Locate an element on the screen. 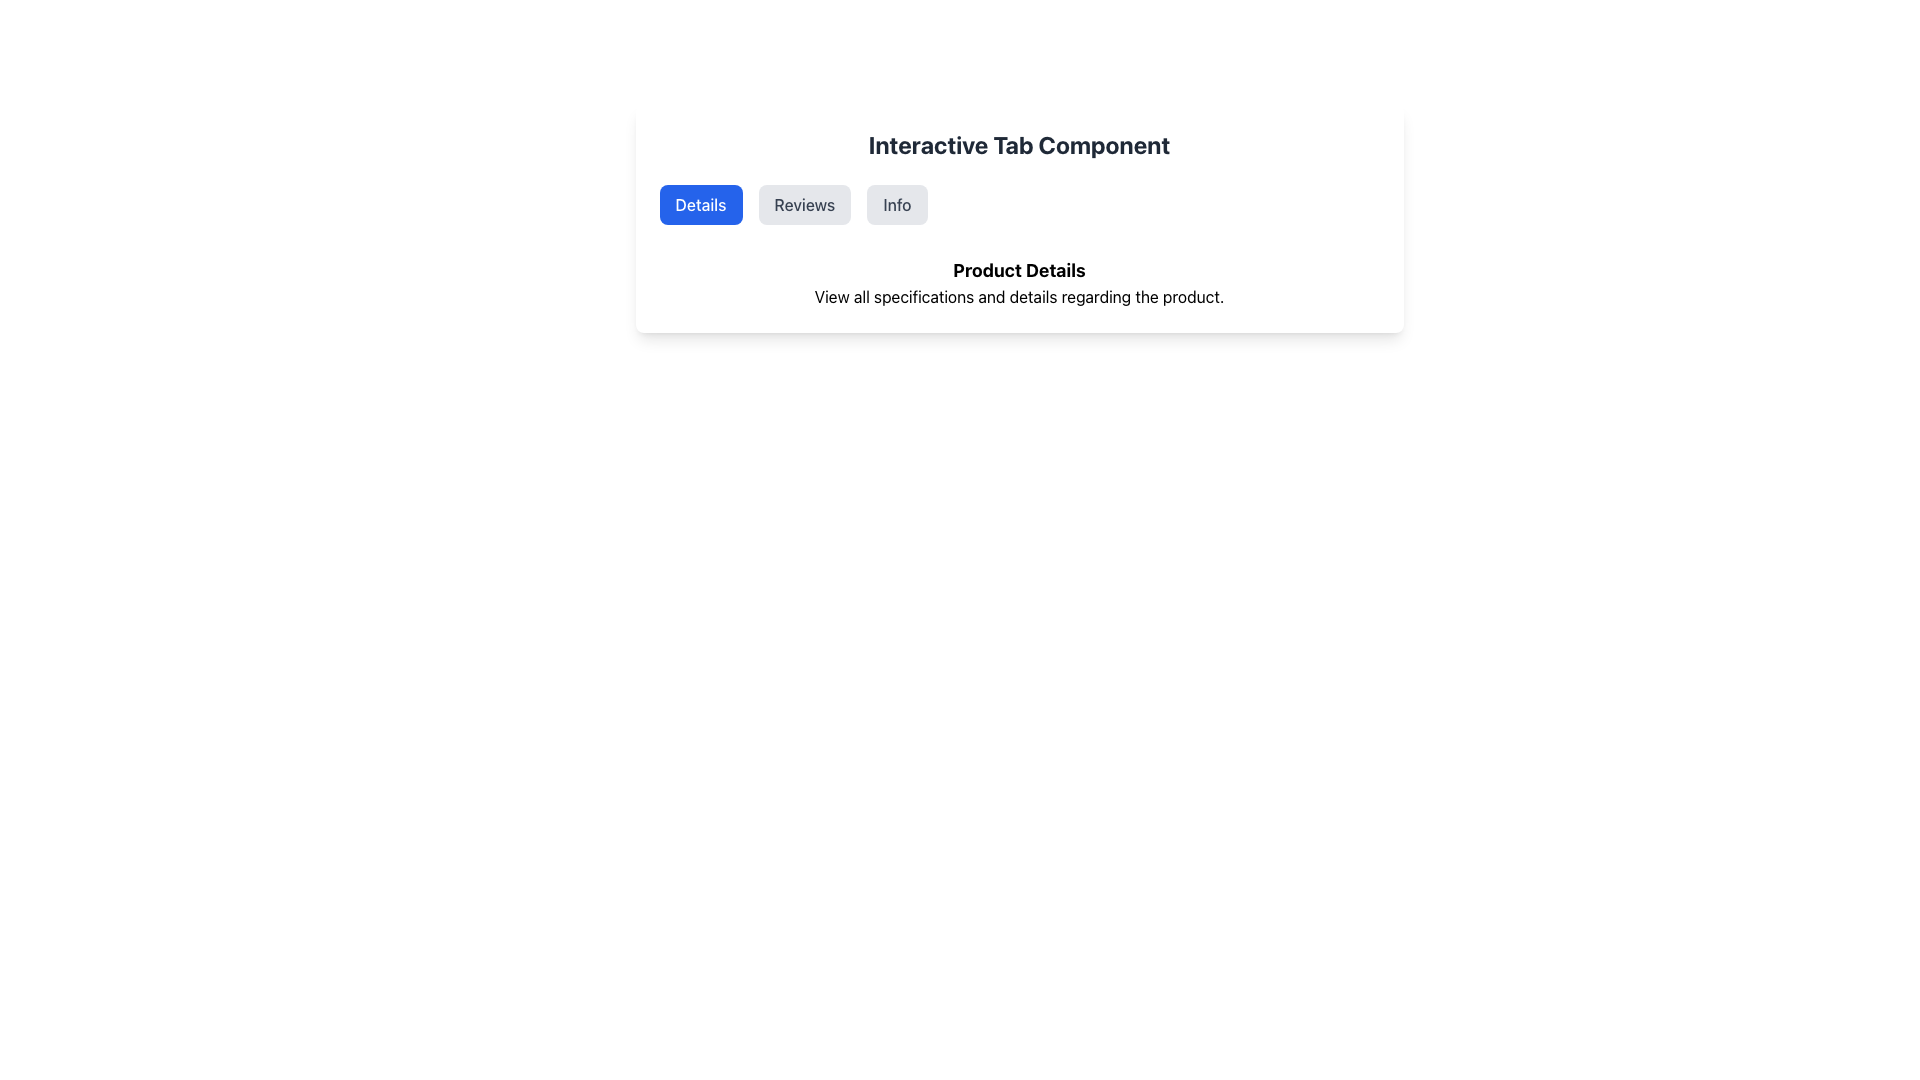 This screenshot has height=1080, width=1920. the 'Reviews' tab button is located at coordinates (804, 204).